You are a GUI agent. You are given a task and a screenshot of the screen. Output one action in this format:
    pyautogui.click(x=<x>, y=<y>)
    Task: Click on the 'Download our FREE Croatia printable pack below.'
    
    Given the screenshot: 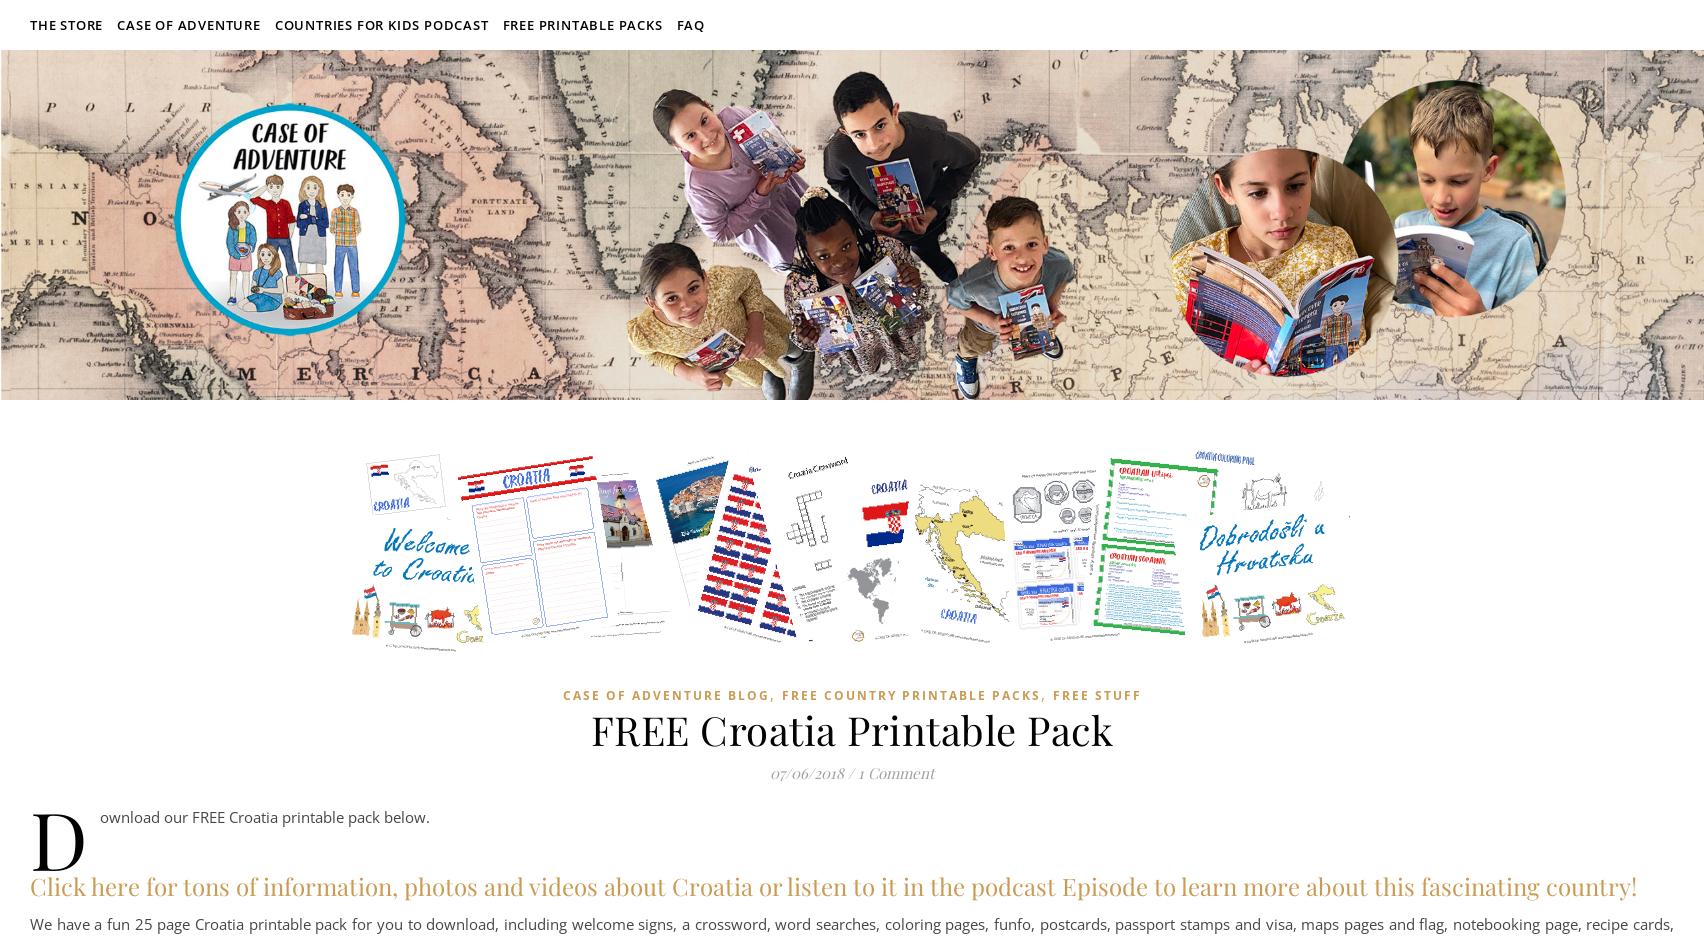 What is the action you would take?
    pyautogui.click(x=29, y=836)
    